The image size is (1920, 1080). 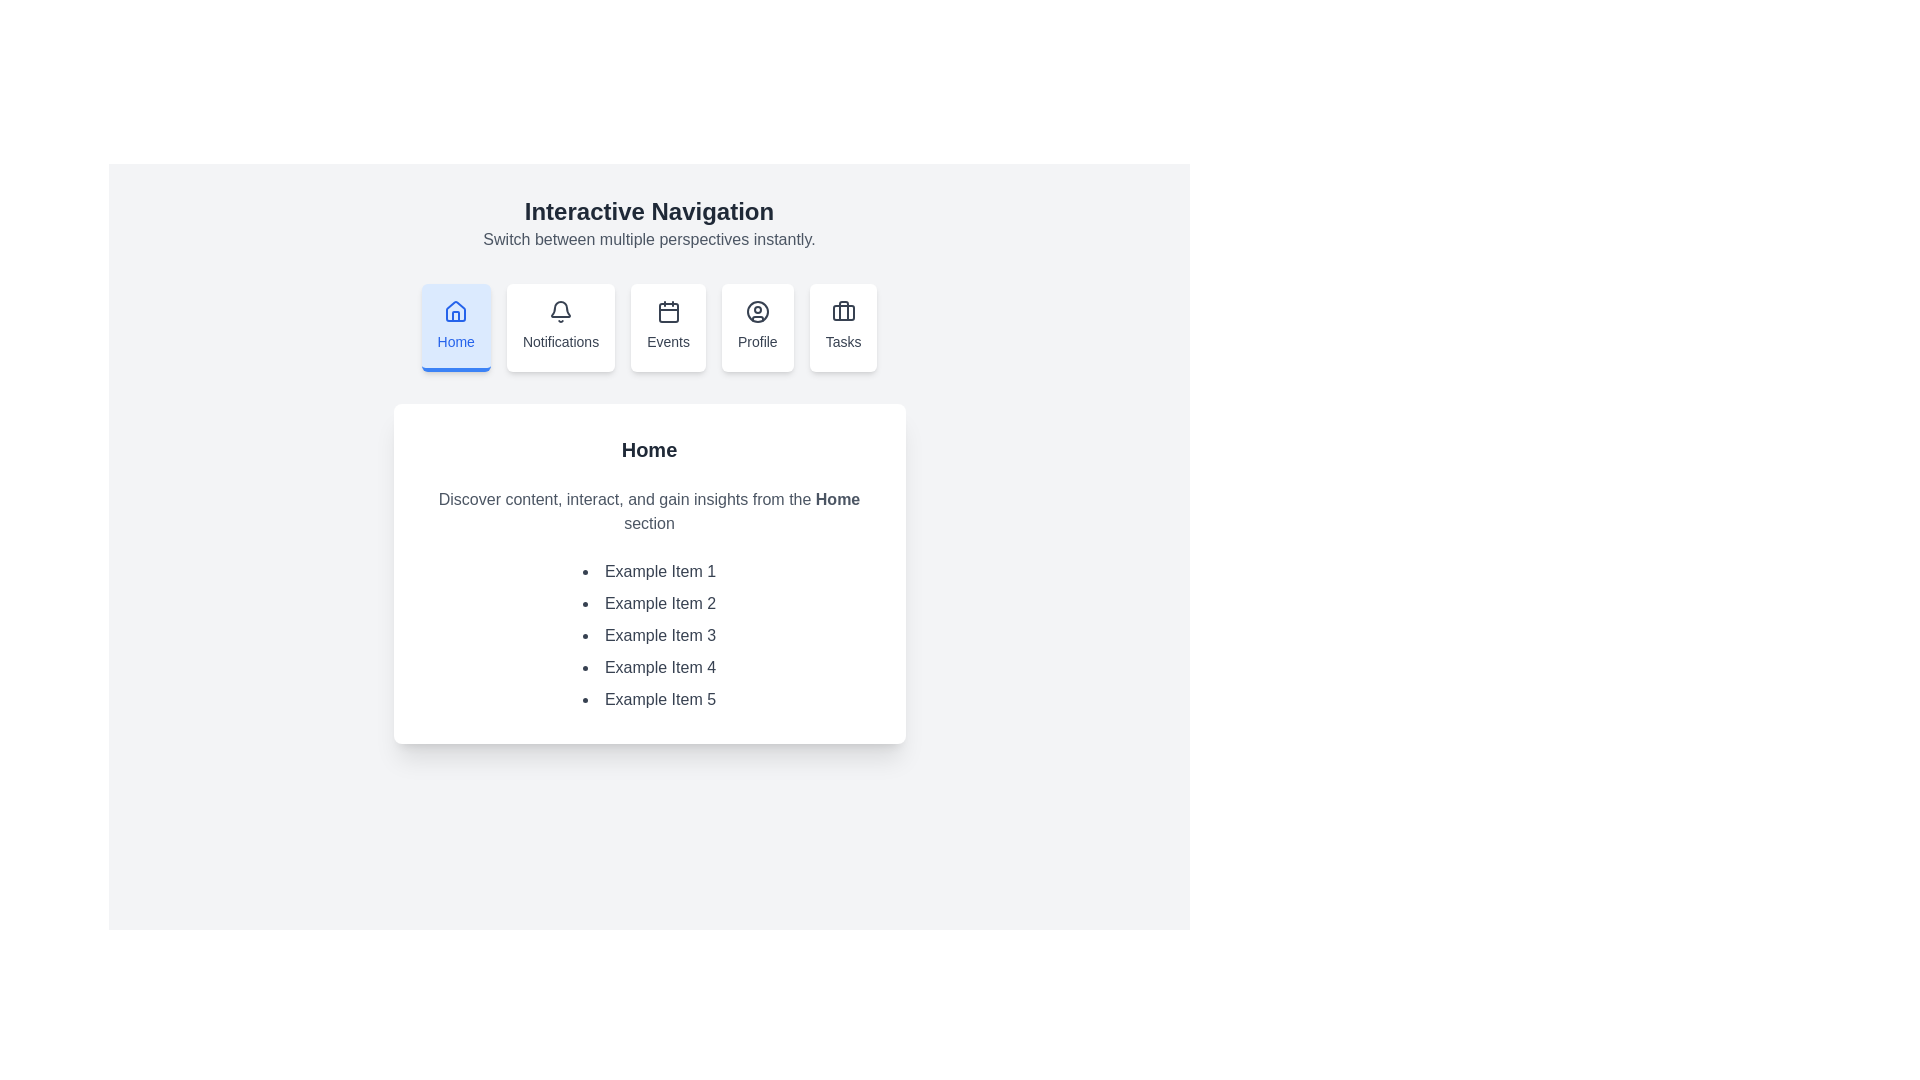 What do you see at coordinates (649, 238) in the screenshot?
I see `the static text content that is styled in gray, positioned centrally below the main heading 'Interactive Navigation'` at bounding box center [649, 238].